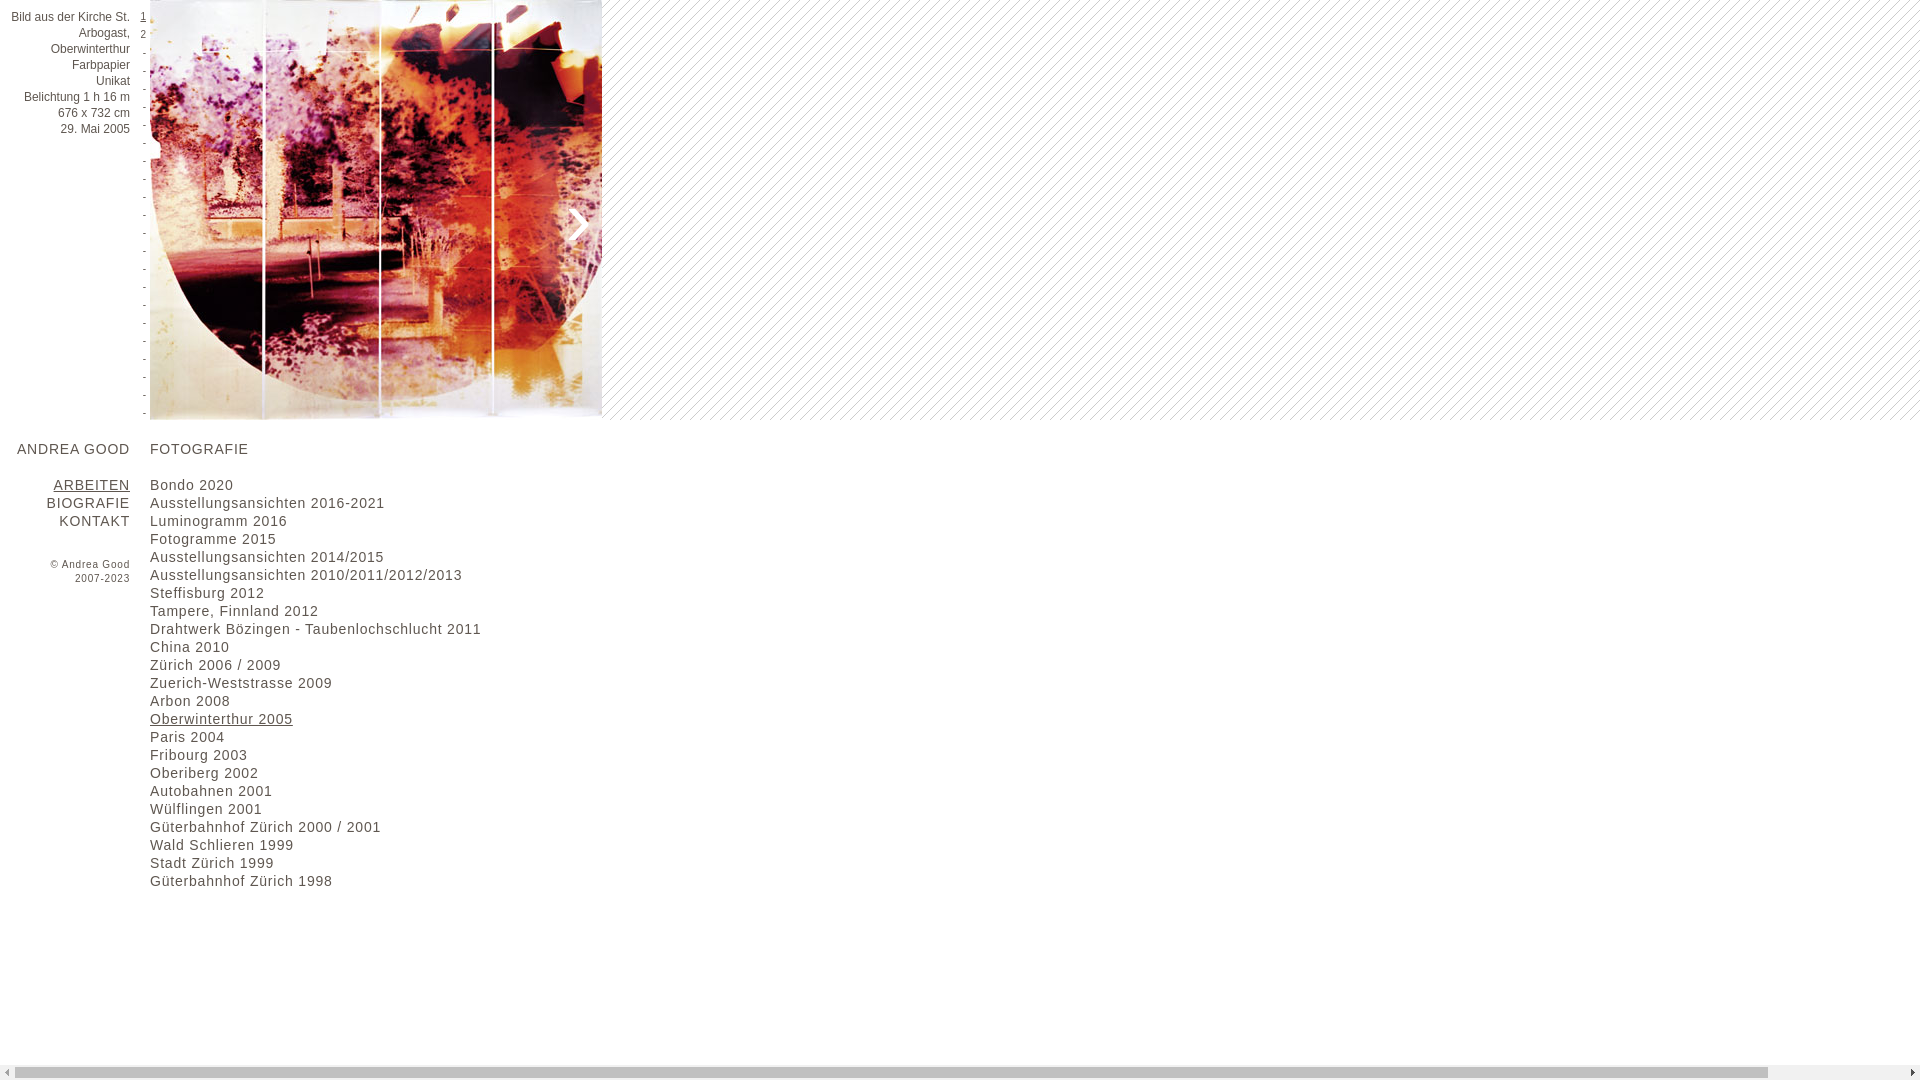 This screenshot has width=1920, height=1080. Describe the element at coordinates (148, 844) in the screenshot. I see `'Wald Schlieren 1999'` at that location.